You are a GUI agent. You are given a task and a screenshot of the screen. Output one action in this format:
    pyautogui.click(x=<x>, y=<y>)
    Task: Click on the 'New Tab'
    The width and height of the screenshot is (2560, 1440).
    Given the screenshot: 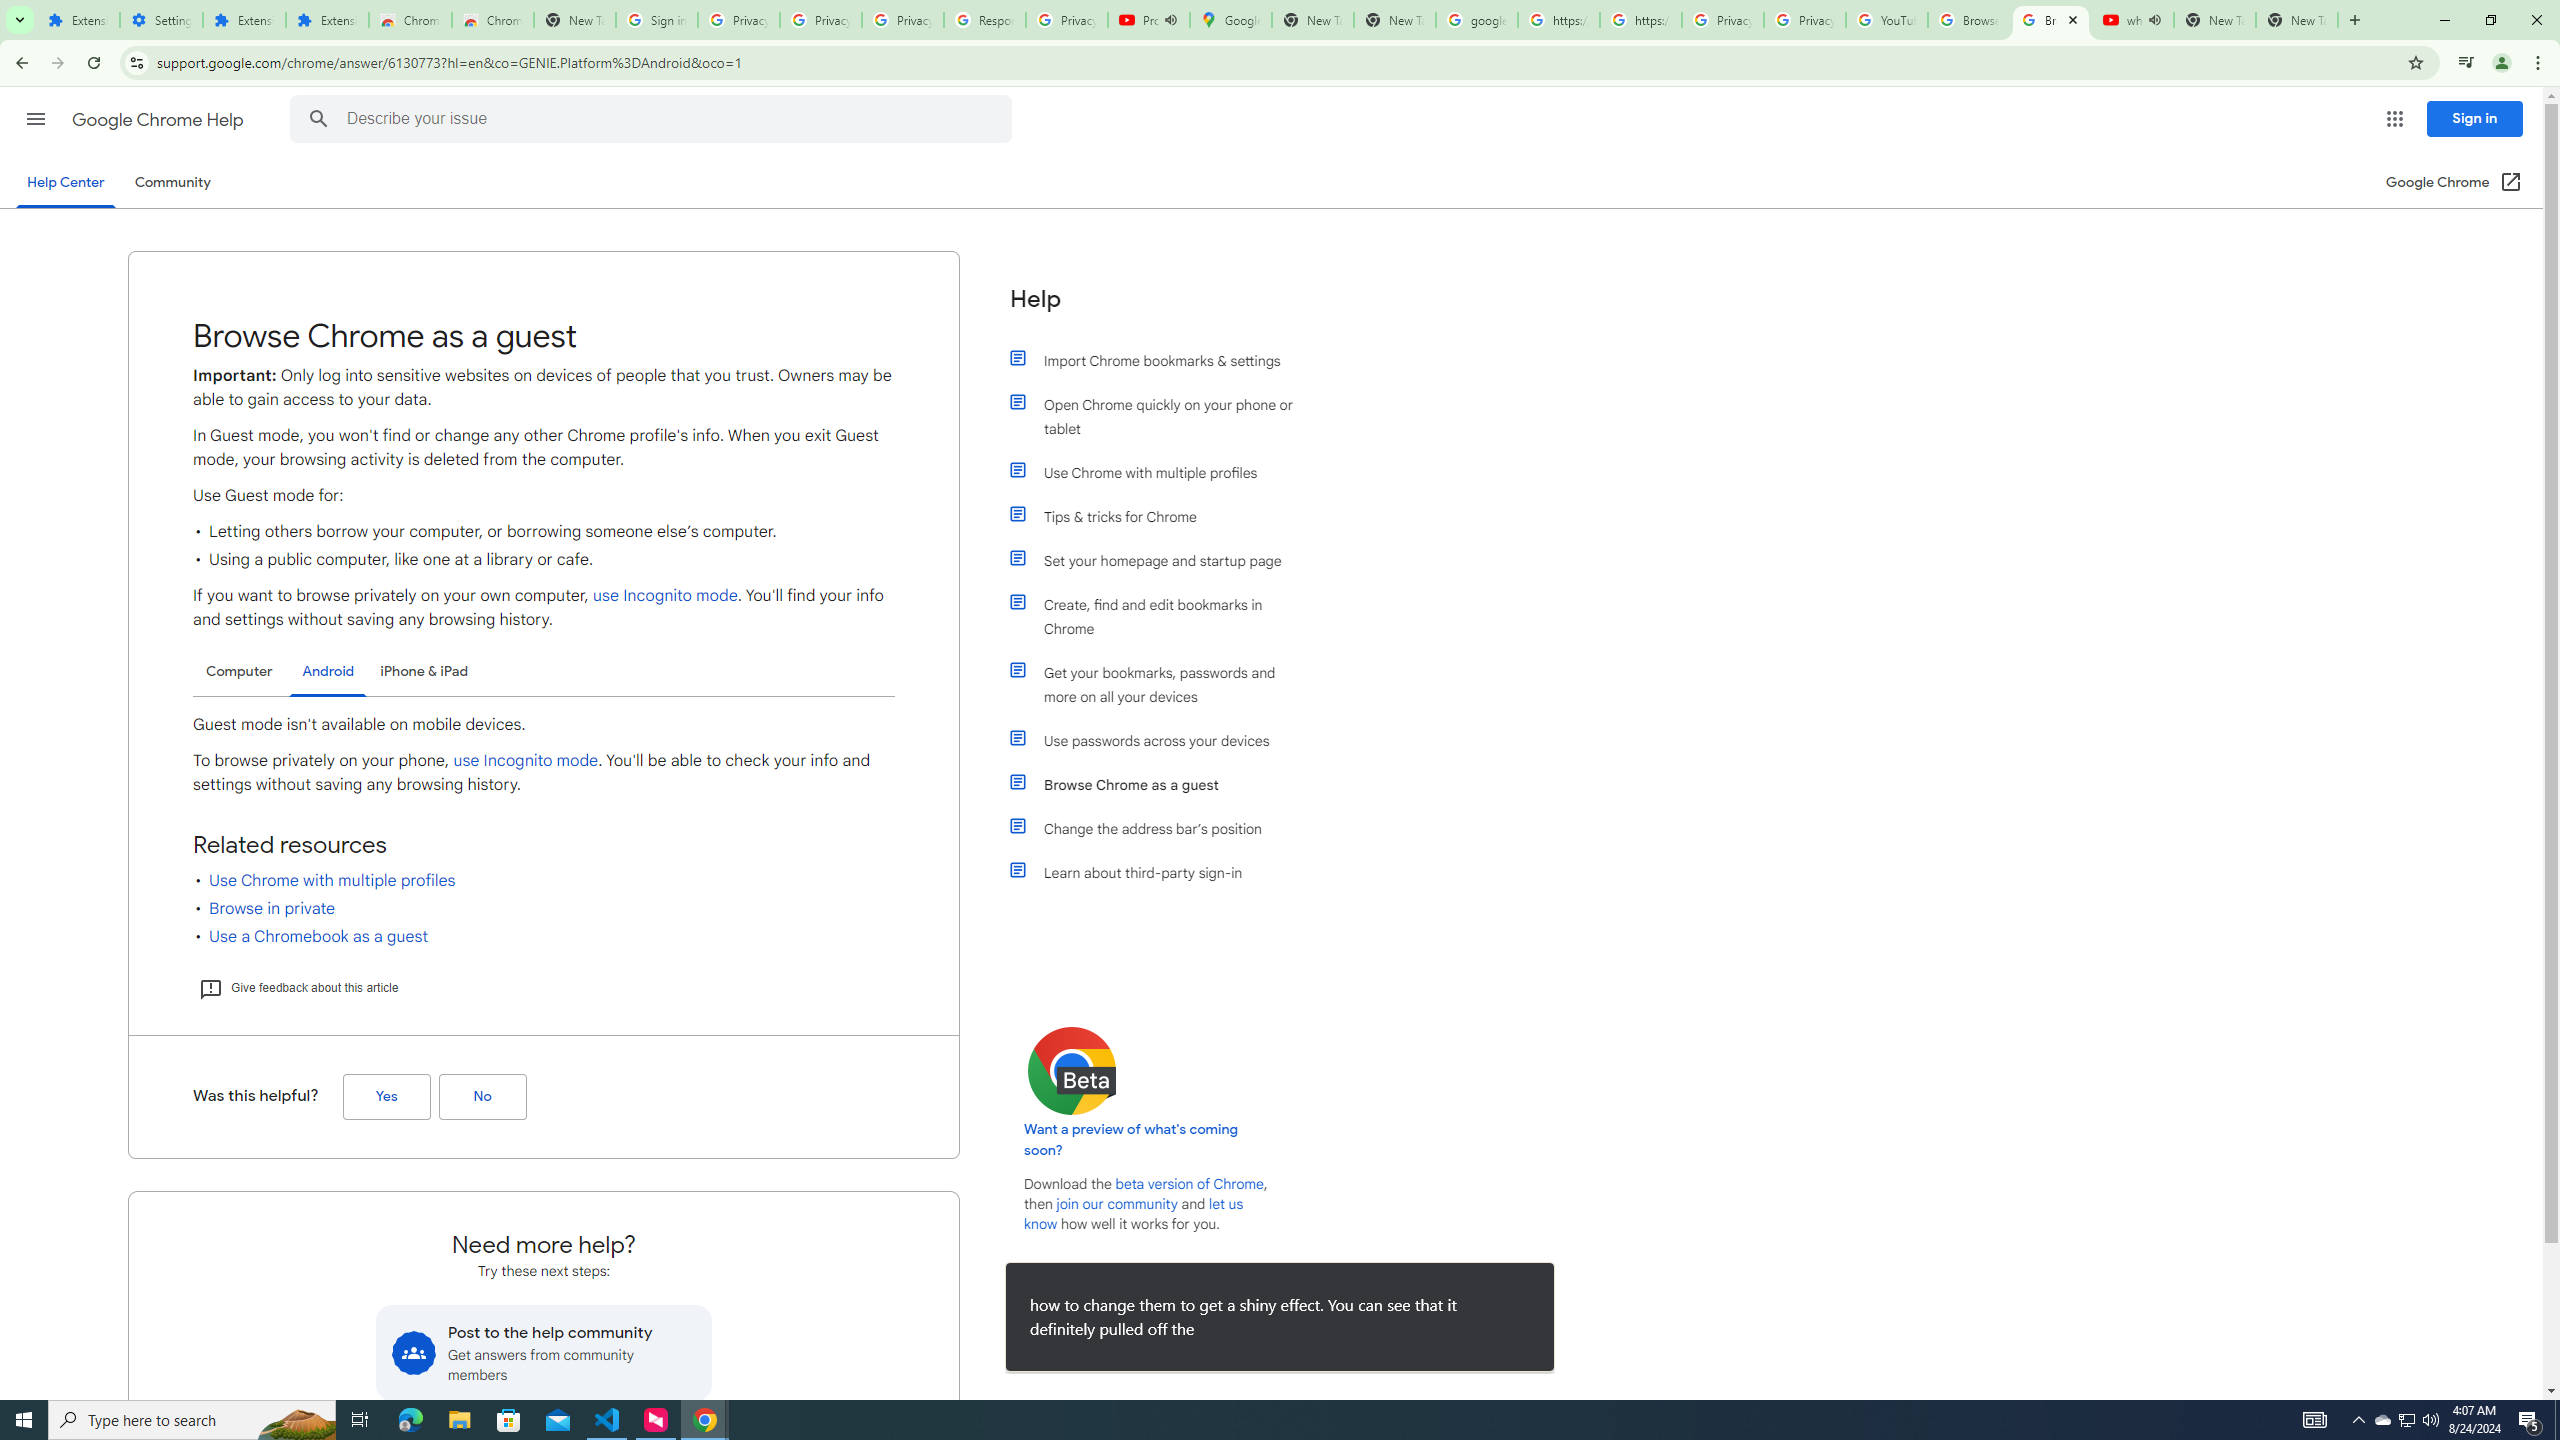 What is the action you would take?
    pyautogui.click(x=2296, y=19)
    